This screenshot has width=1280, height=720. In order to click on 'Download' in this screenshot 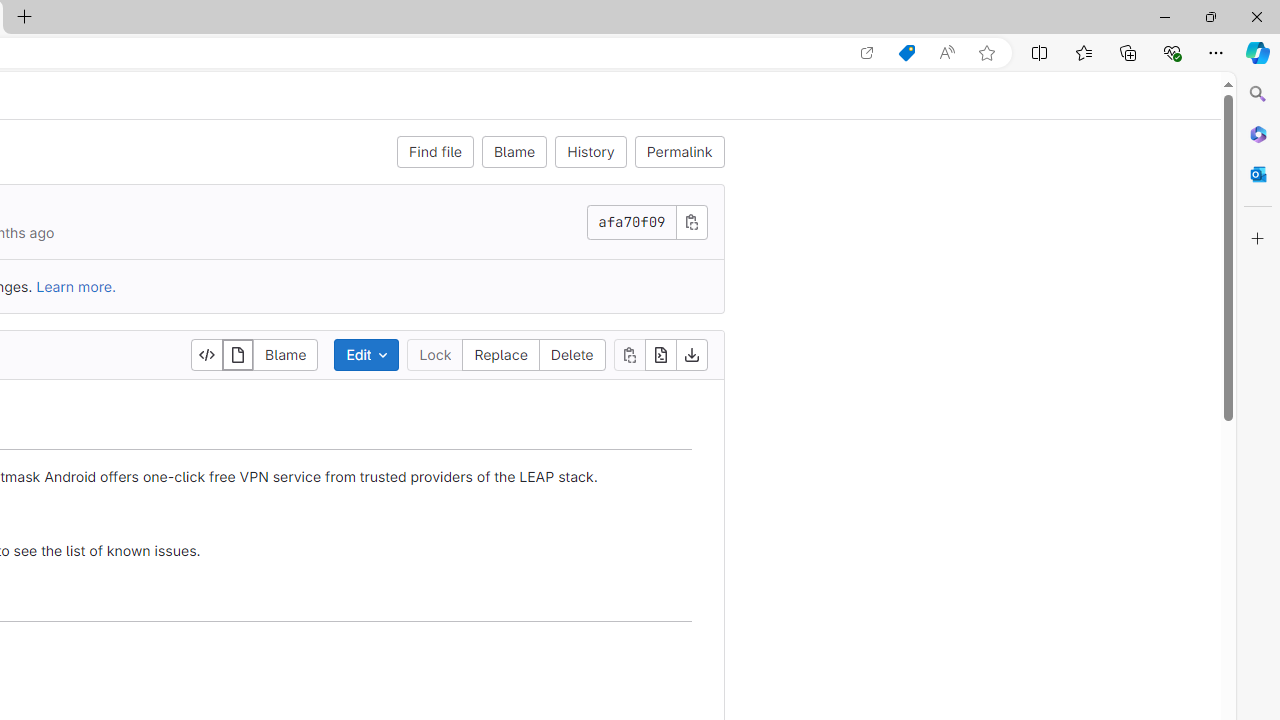, I will do `click(691, 353)`.